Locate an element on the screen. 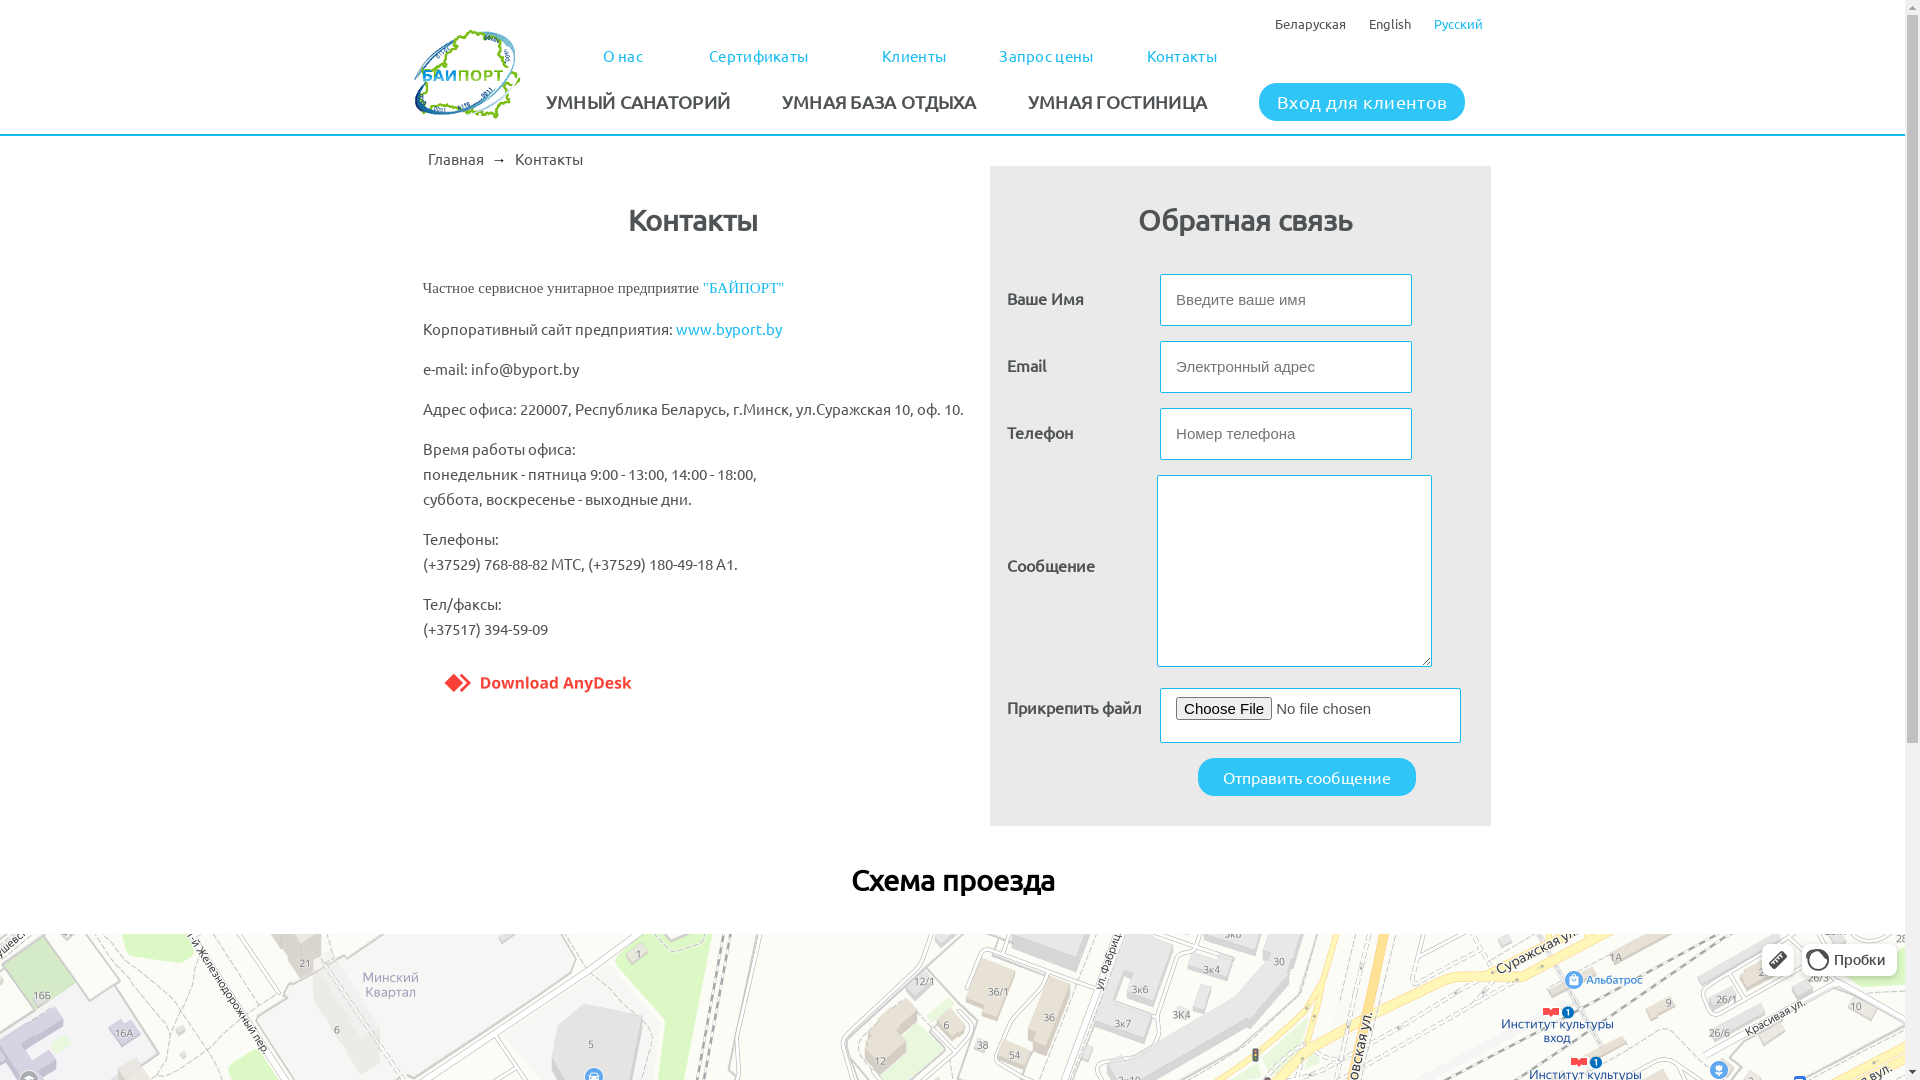 The height and width of the screenshot is (1080, 1920). 'www.byport.by' is located at coordinates (728, 326).